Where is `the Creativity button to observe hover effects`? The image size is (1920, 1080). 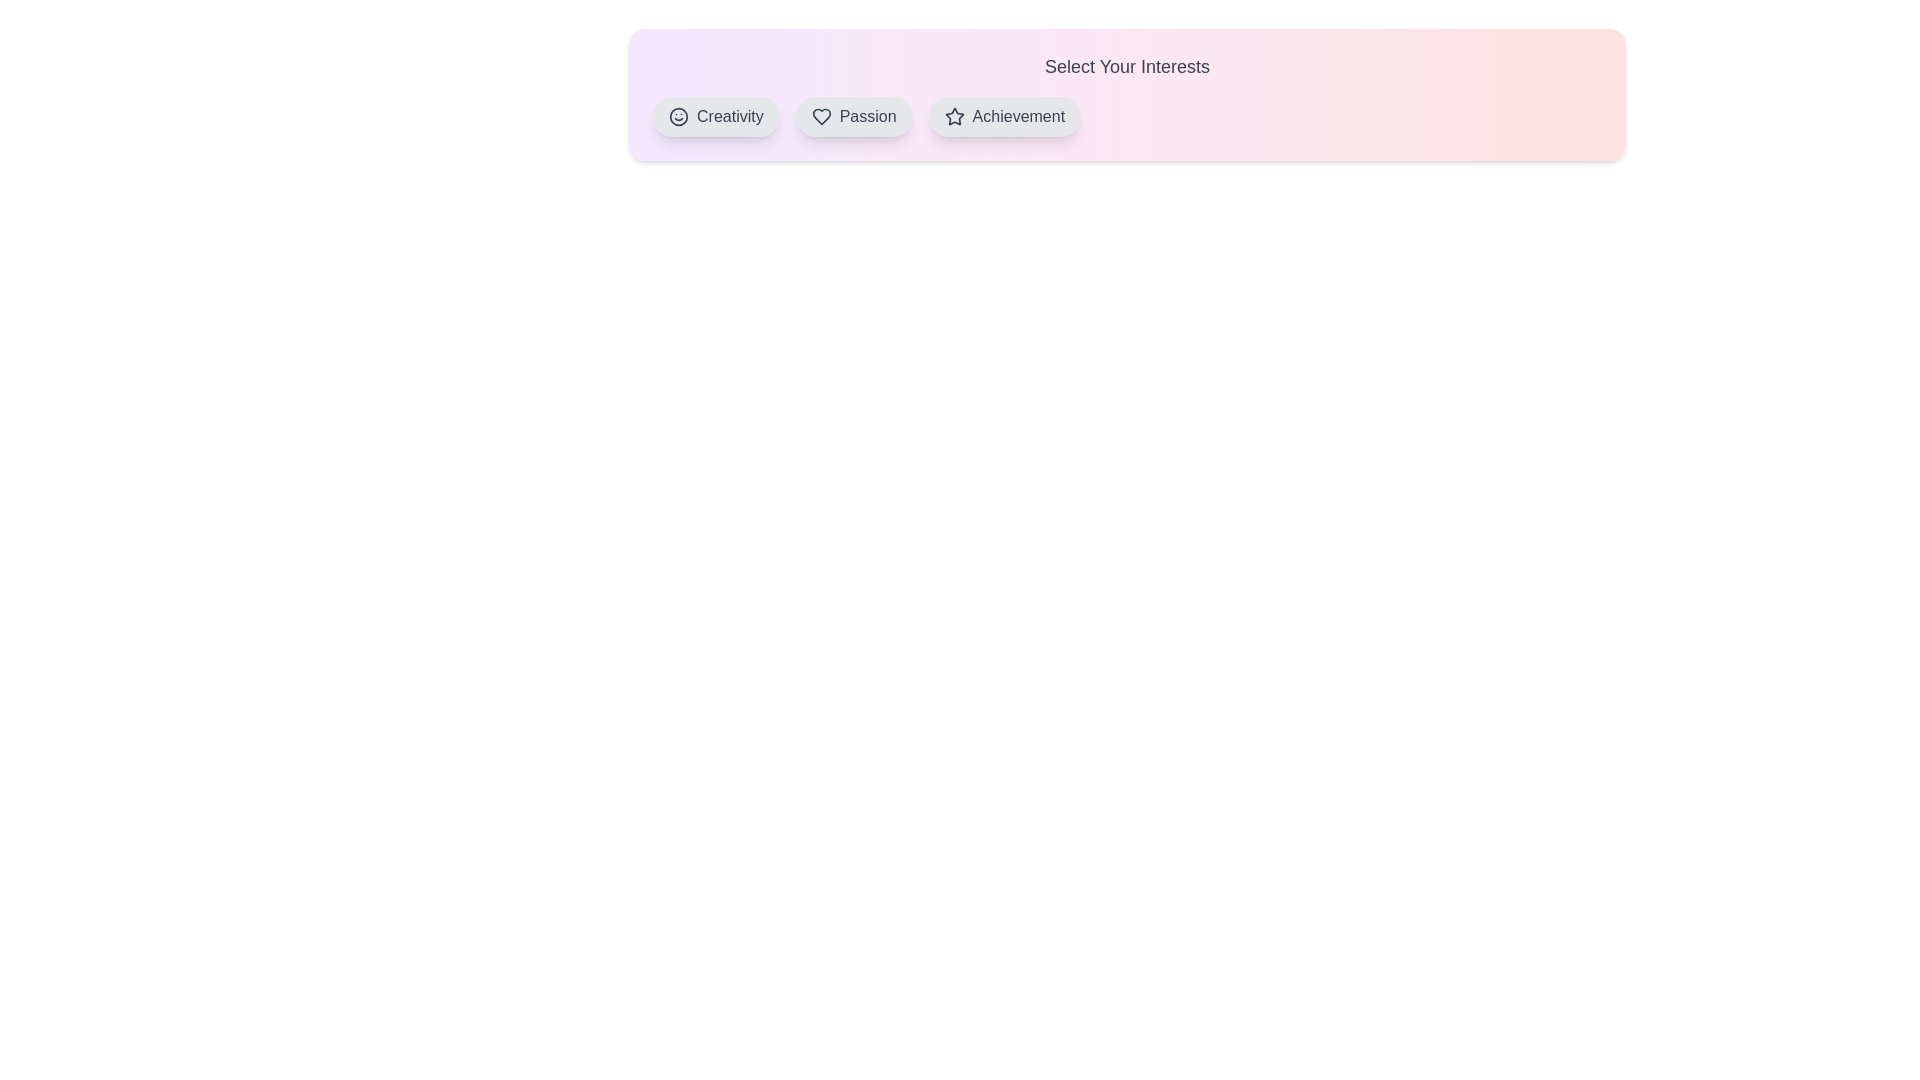
the Creativity button to observe hover effects is located at coordinates (716, 116).